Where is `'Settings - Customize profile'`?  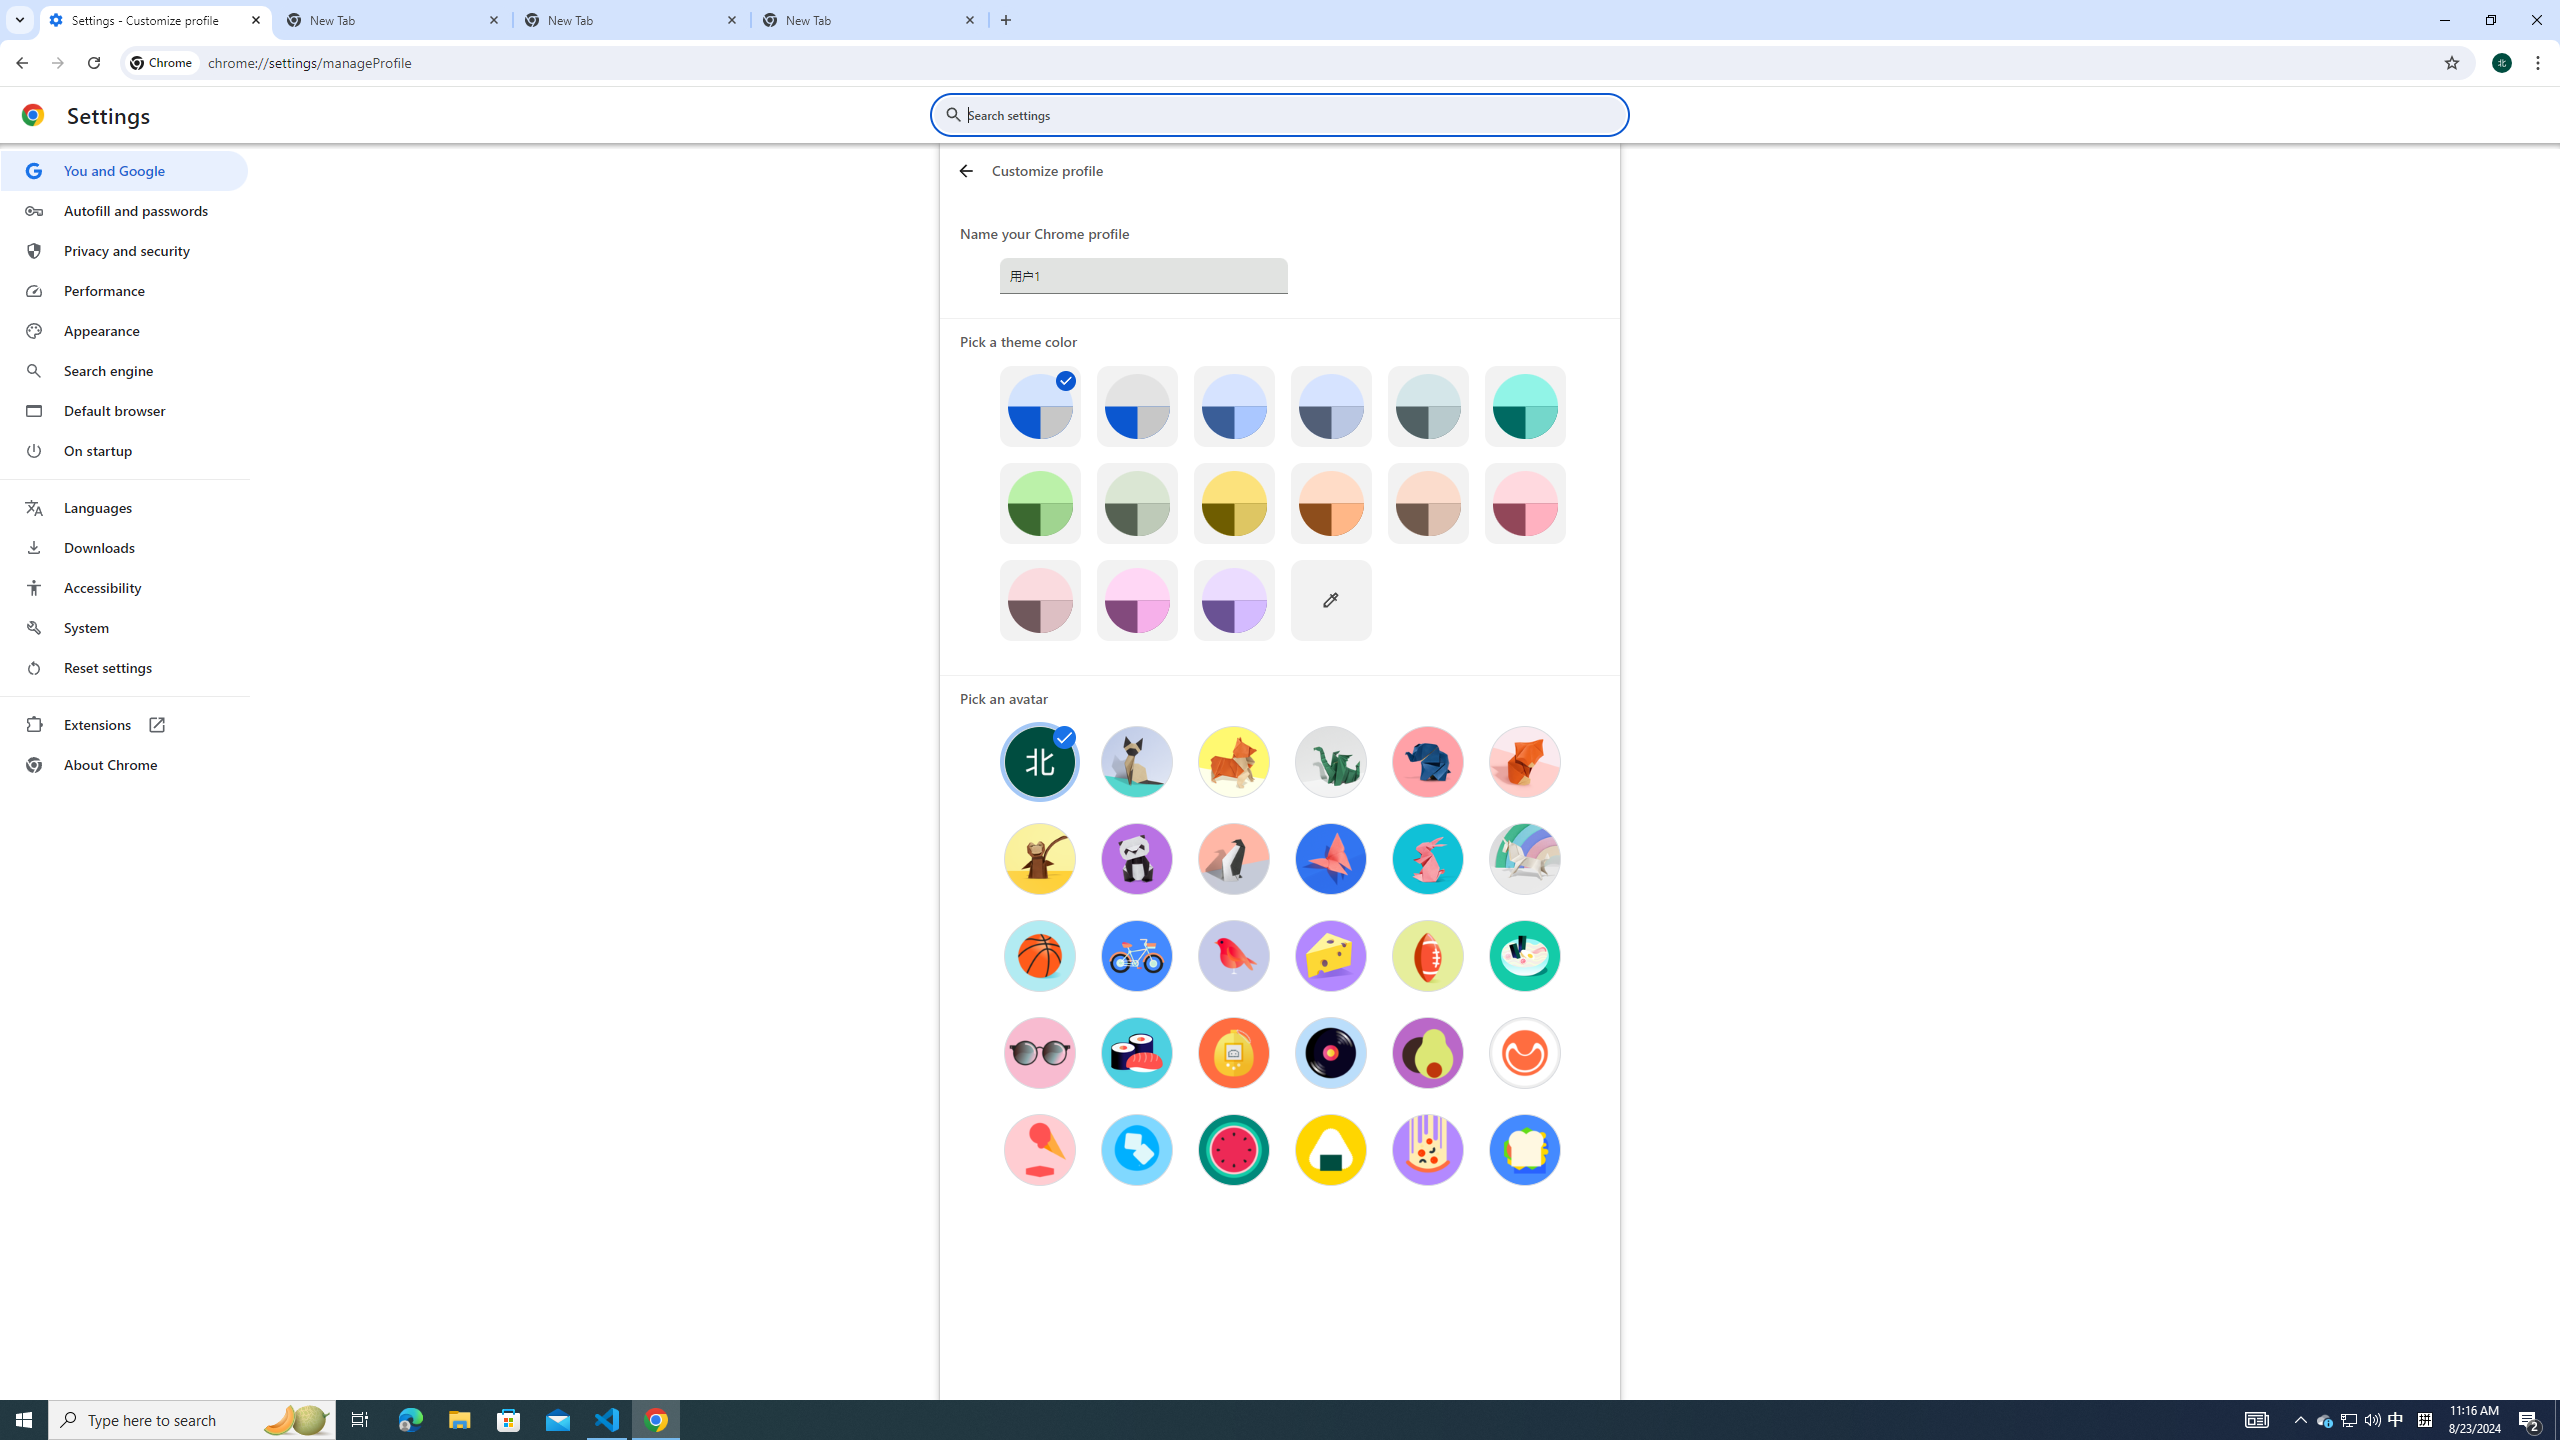
'Settings - Customize profile' is located at coordinates (155, 19).